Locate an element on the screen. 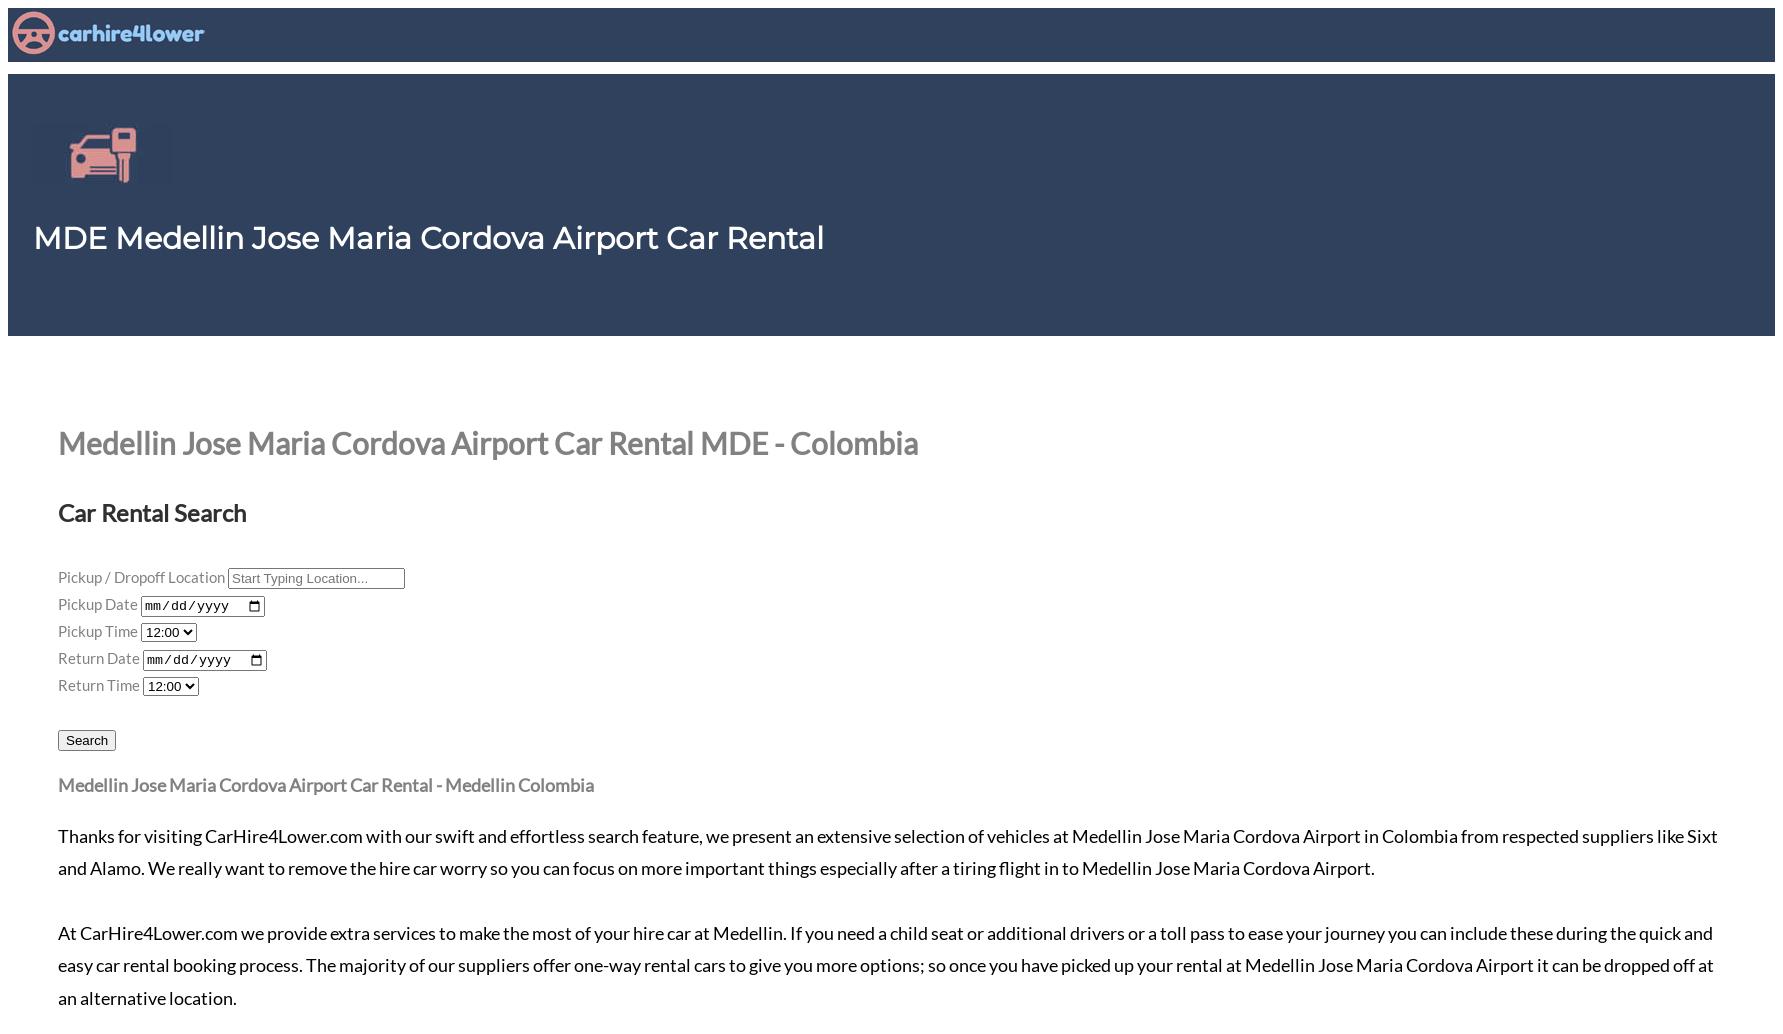 Image resolution: width=1783 pixels, height=1034 pixels. 'Thanks for visiting CarHire4Lower.com with our swift and effortless search feature, we present an extensive selection of vehicles at Medellin Jose Maria Cordova Airport in Colombia from respected suppliers like Sixt and Alamo. We really want to remove the hire car worry so you can focus on more important things especially after a tiring flight in to Medellin Jose Maria Cordova Airport.' is located at coordinates (887, 850).